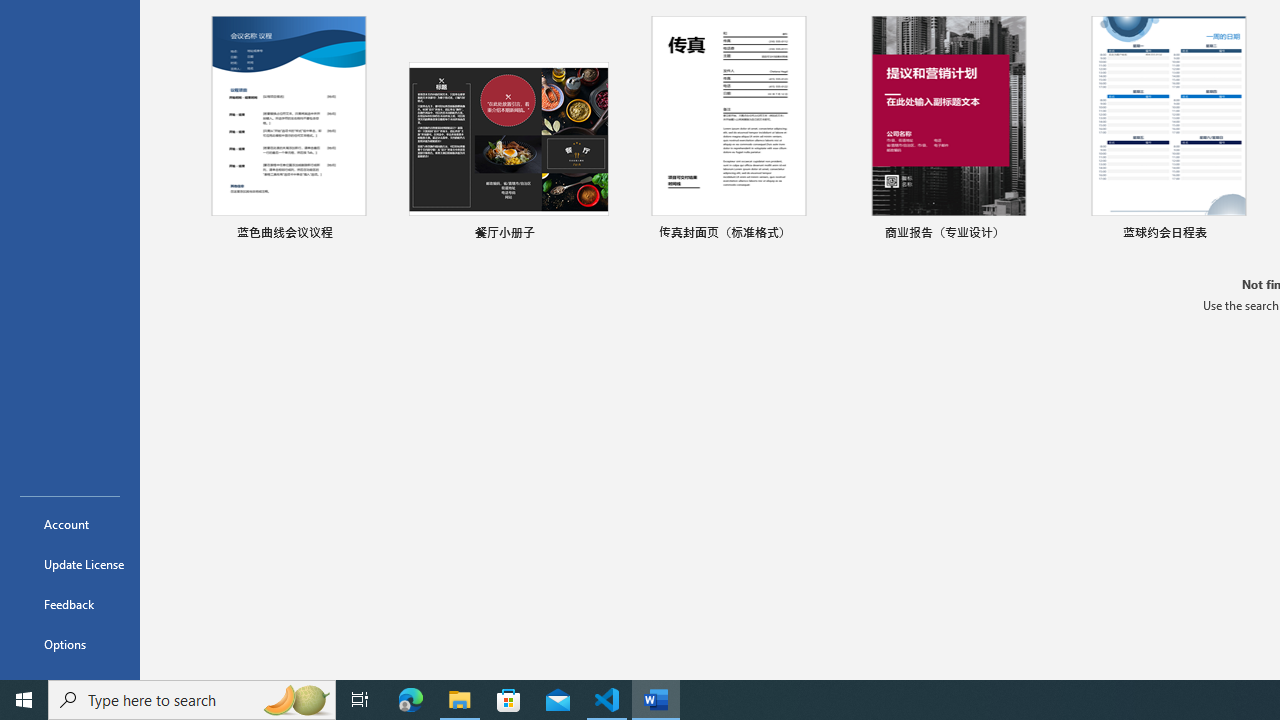 This screenshot has width=1280, height=720. Describe the element at coordinates (69, 564) in the screenshot. I see `'Update License'` at that location.